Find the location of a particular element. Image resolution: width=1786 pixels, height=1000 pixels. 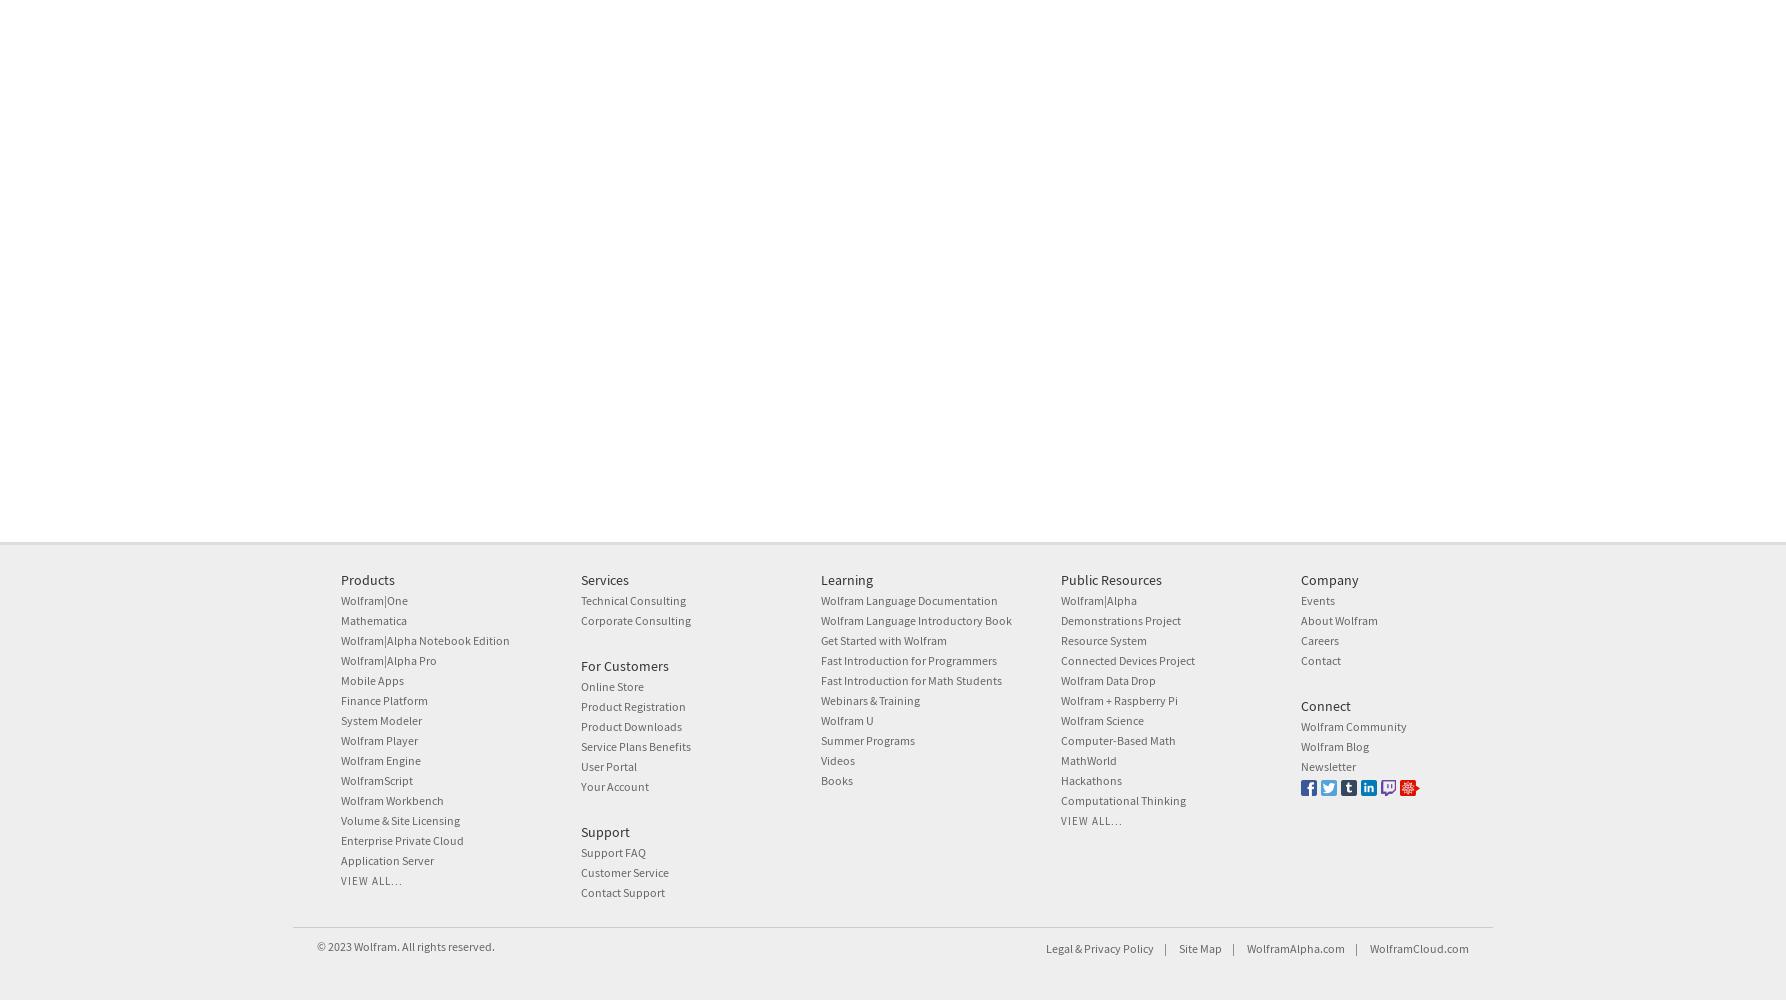

'Connected Devices Project' is located at coordinates (1127, 660).